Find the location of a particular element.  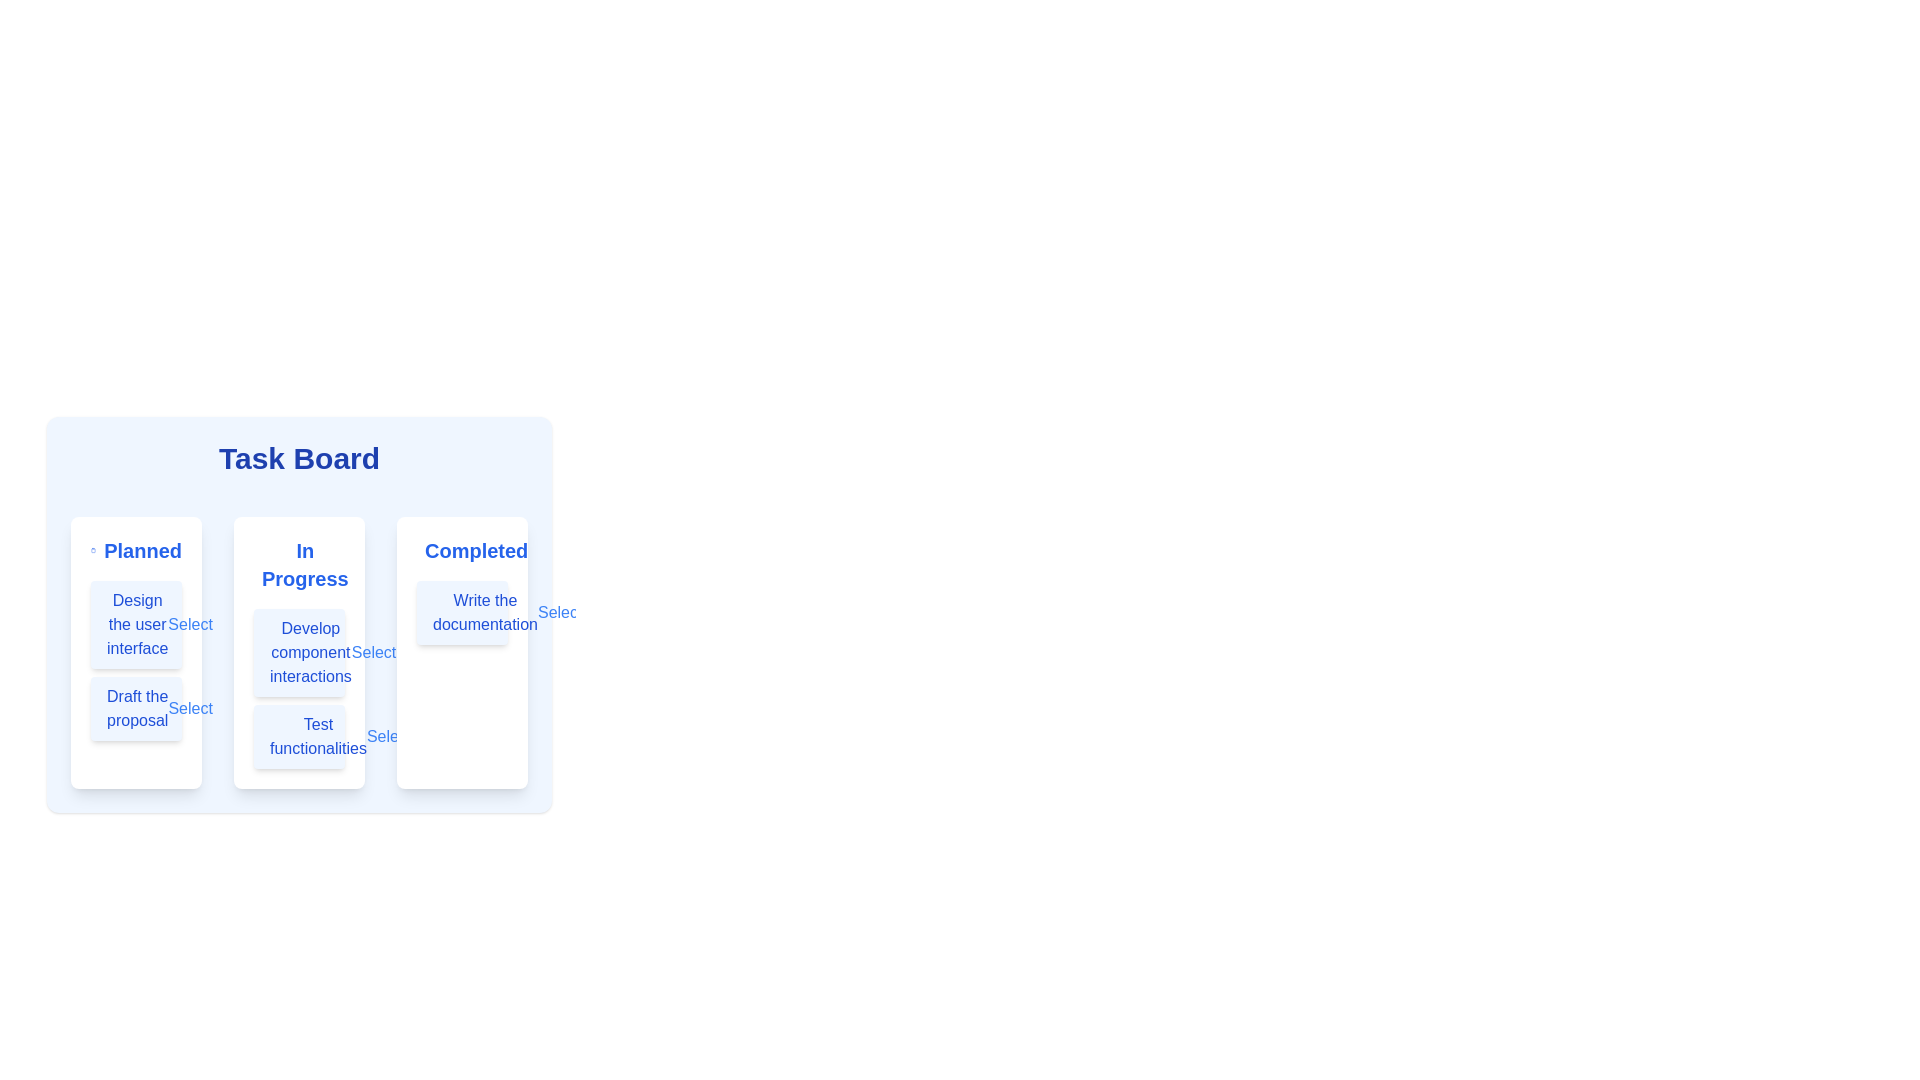

the text label 'Planned', which is styled in bold, extra-large blue font at the top of the leftmost task card in the task board layout is located at coordinates (135, 551).